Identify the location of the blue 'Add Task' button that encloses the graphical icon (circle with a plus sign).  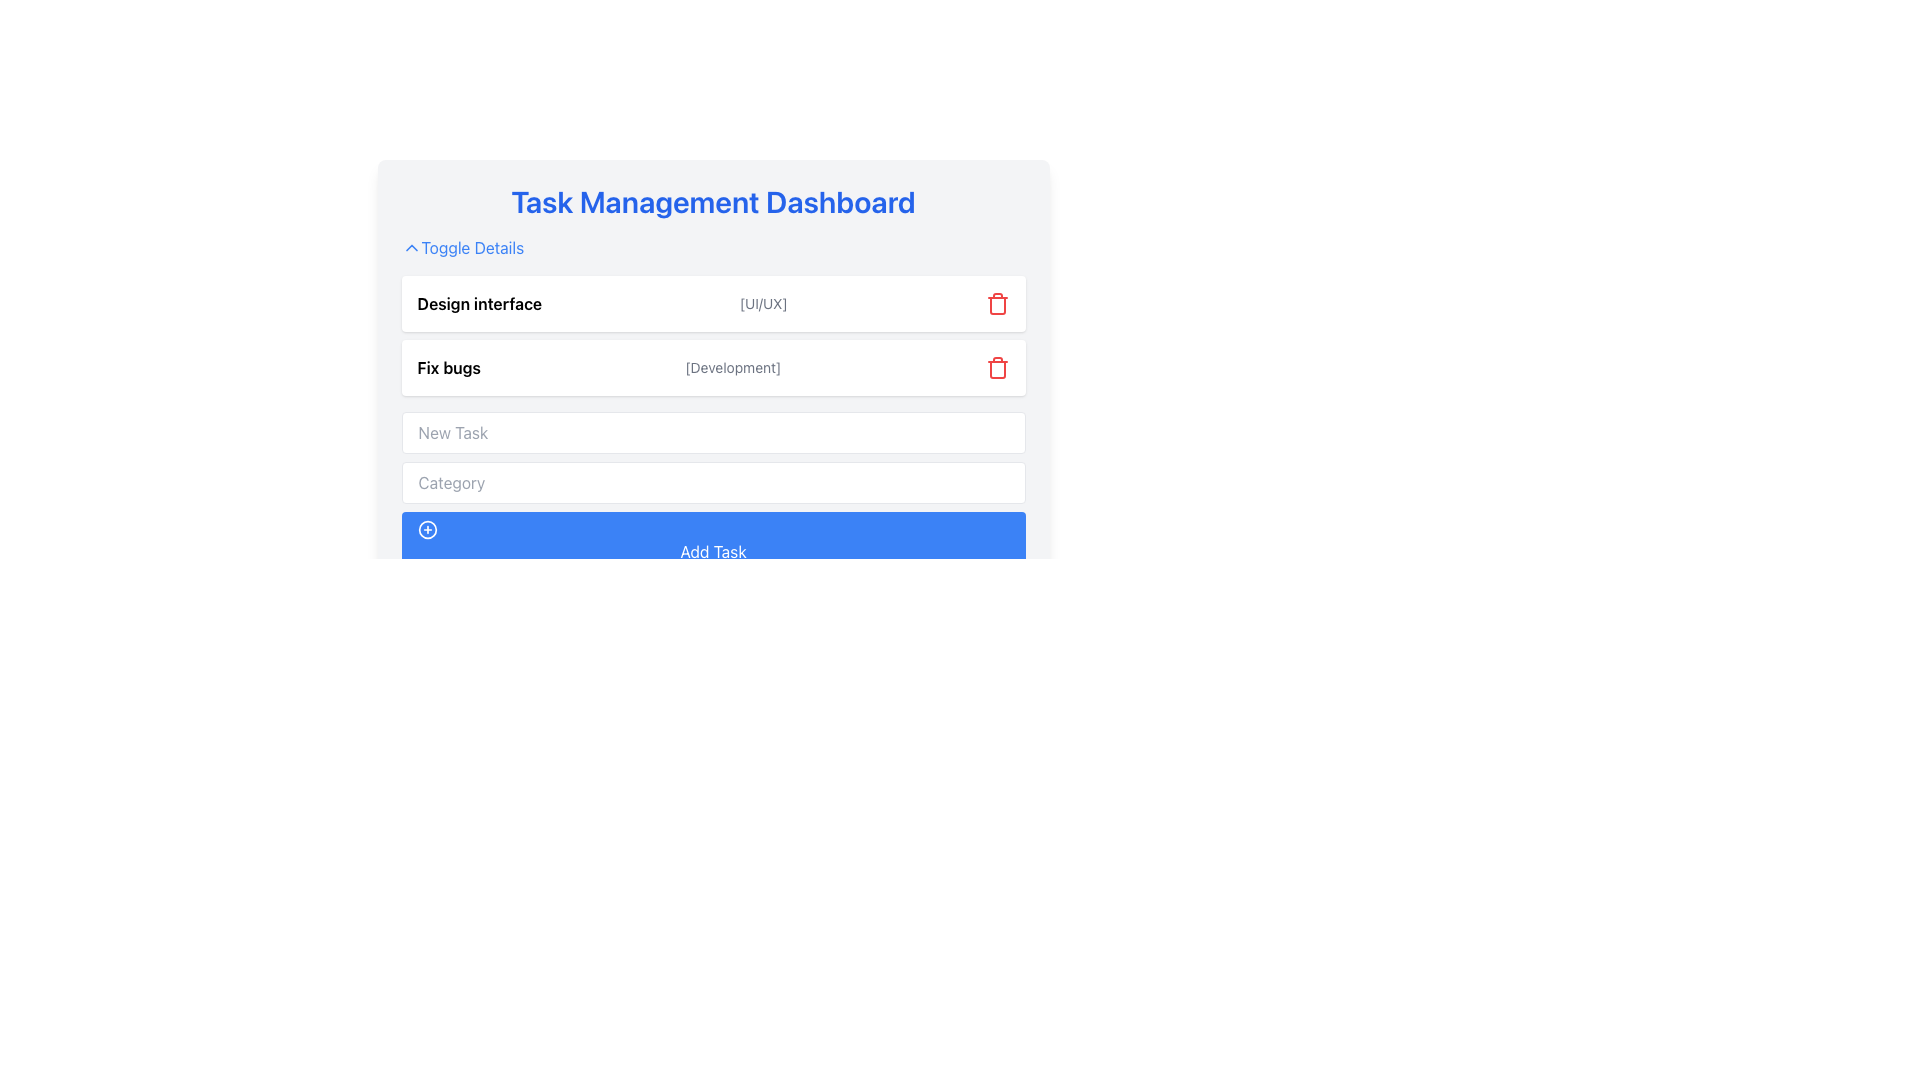
(426, 528).